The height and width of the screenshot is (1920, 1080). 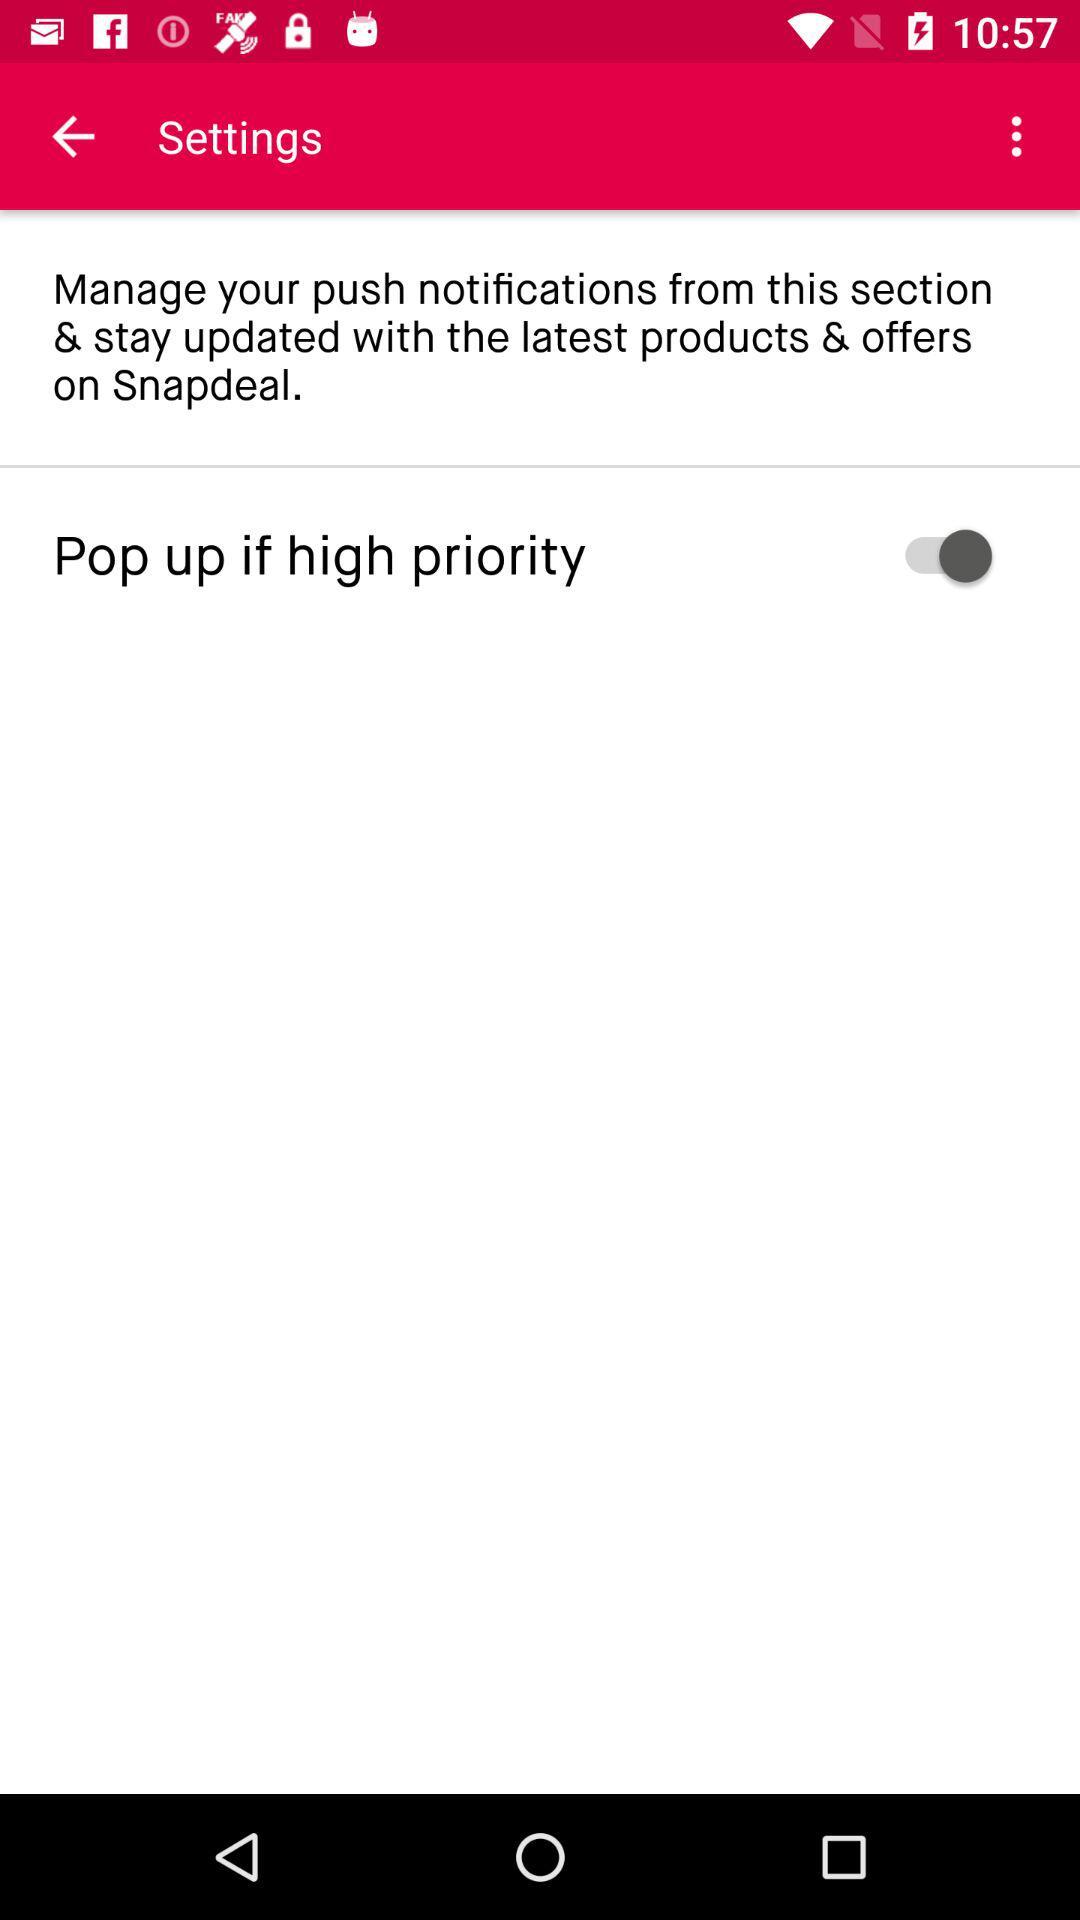 I want to click on app to the right of the settings item, so click(x=1017, y=135).